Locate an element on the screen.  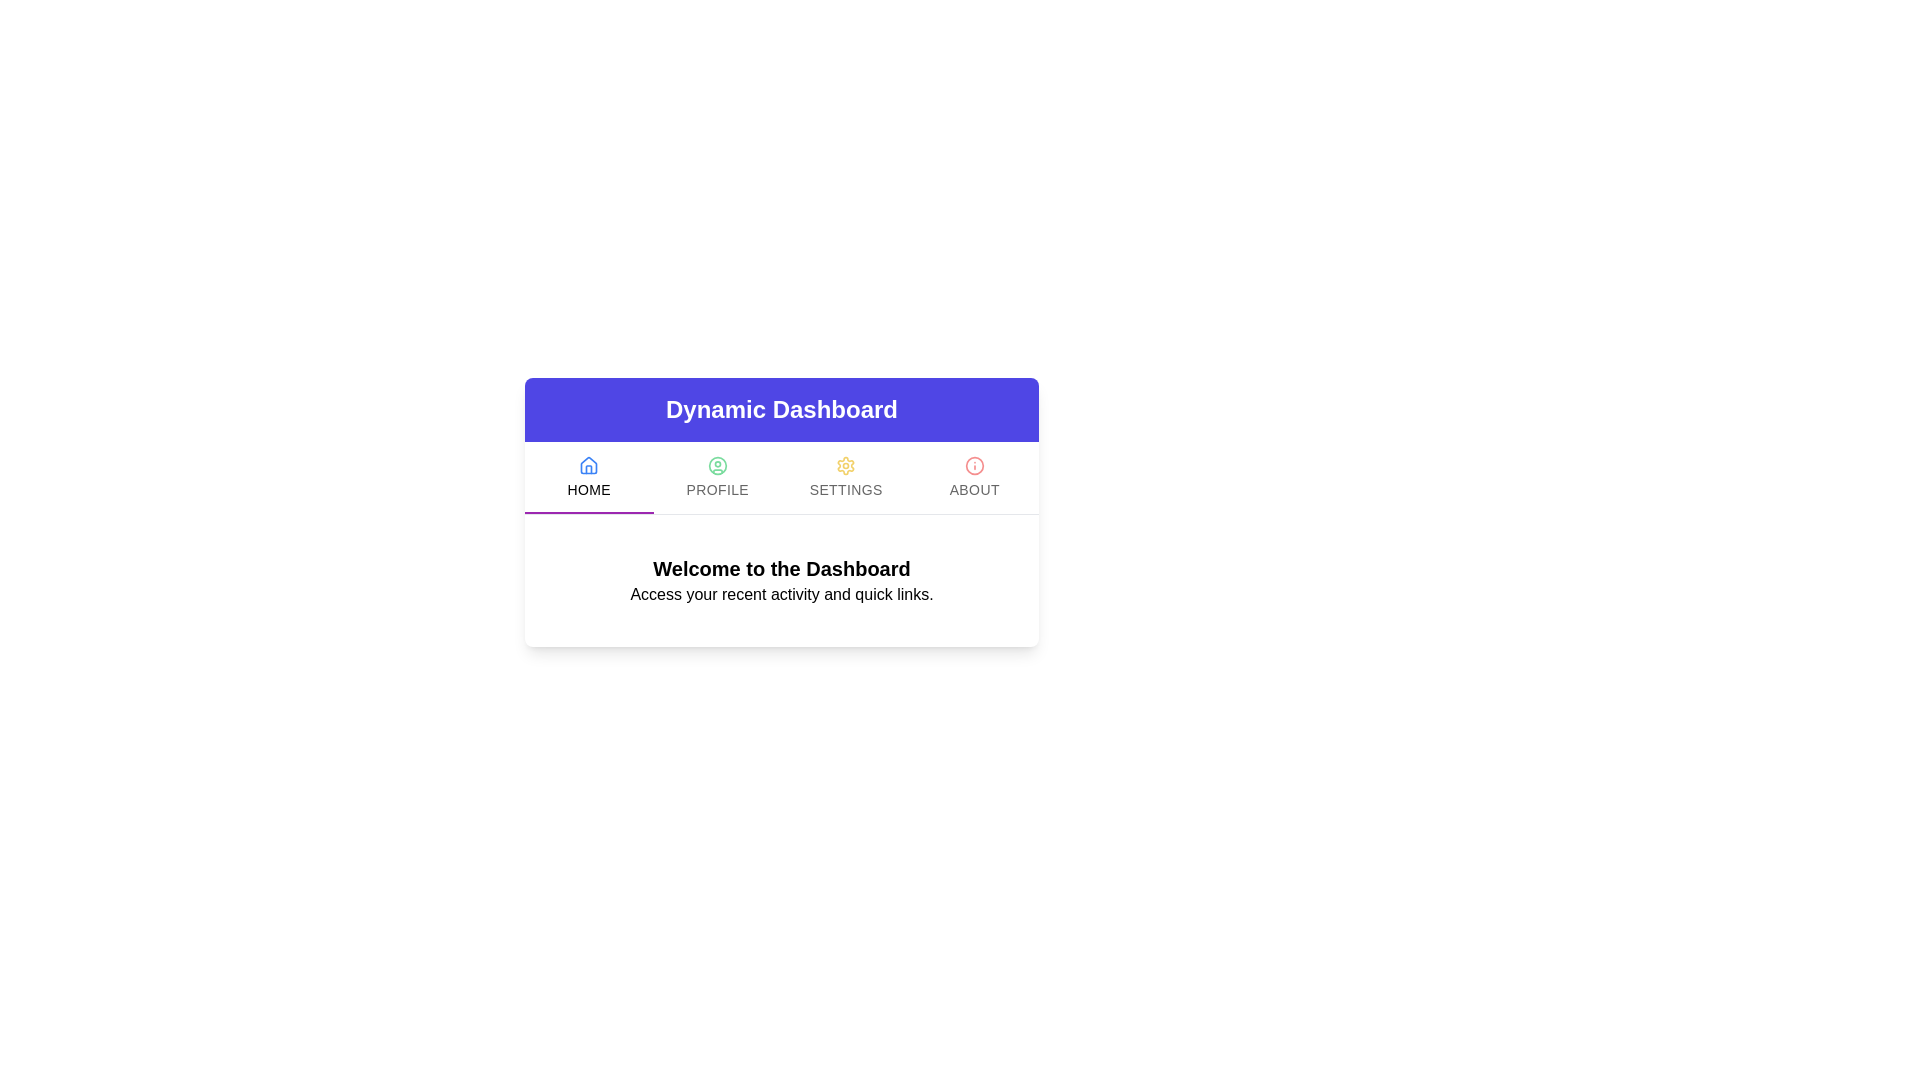
the navigation bar located at the top-center of the main interface is located at coordinates (781, 511).